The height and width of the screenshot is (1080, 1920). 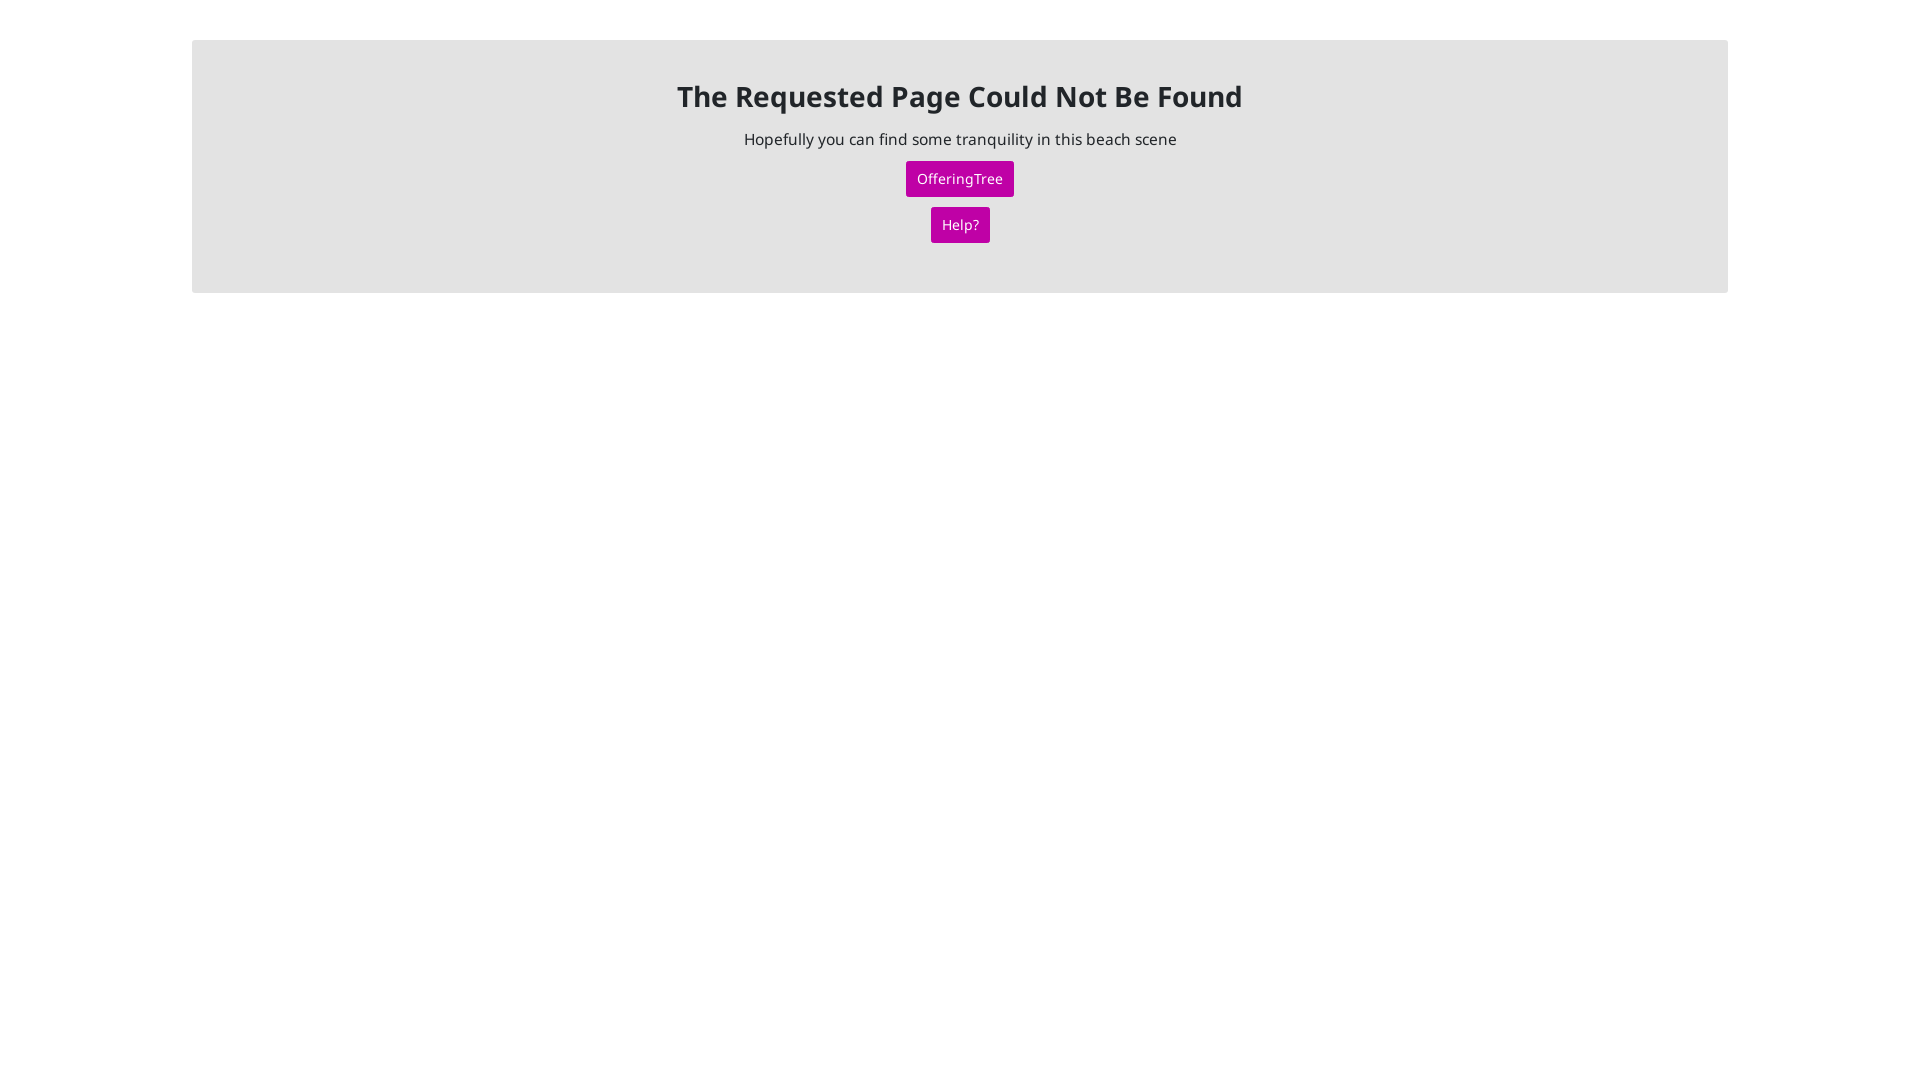 What do you see at coordinates (960, 177) in the screenshot?
I see `'OfferingTree'` at bounding box center [960, 177].